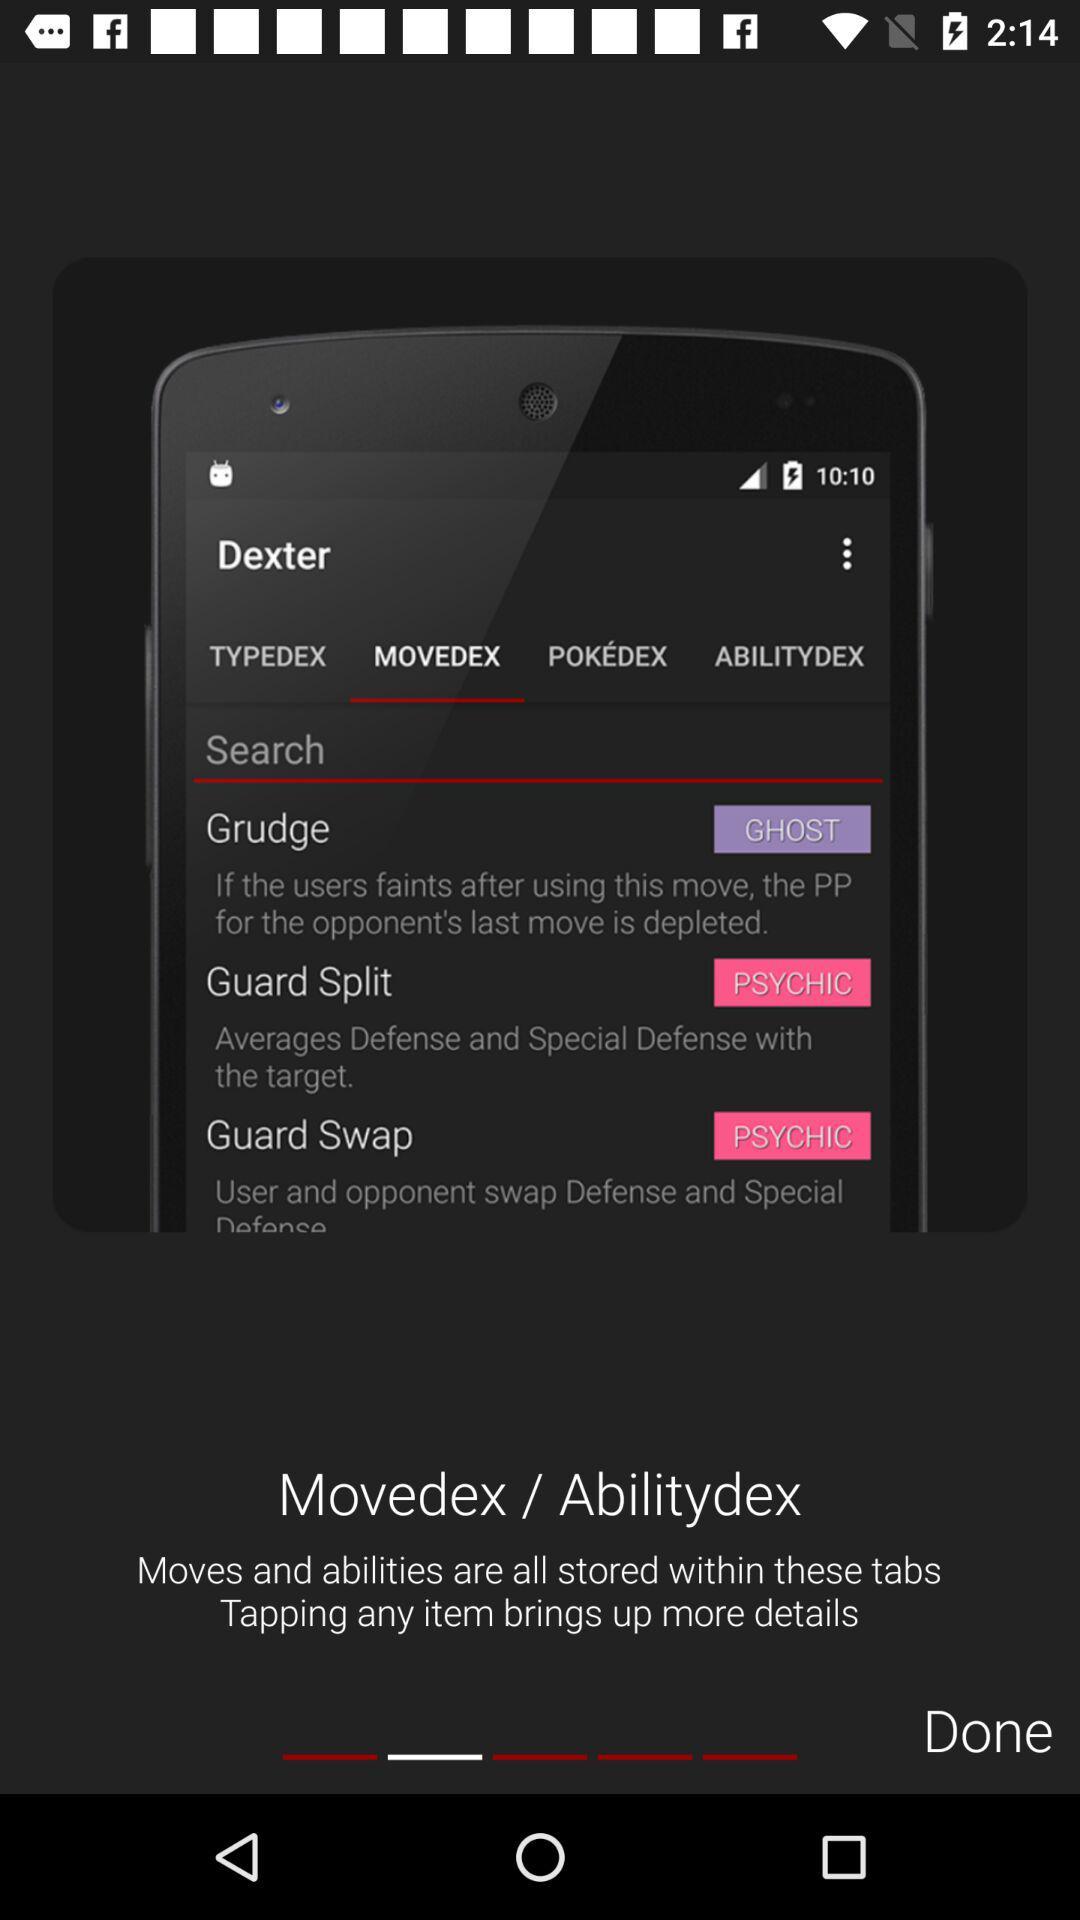 Image resolution: width=1080 pixels, height=1920 pixels. I want to click on the item below moves and abilities app, so click(987, 1728).